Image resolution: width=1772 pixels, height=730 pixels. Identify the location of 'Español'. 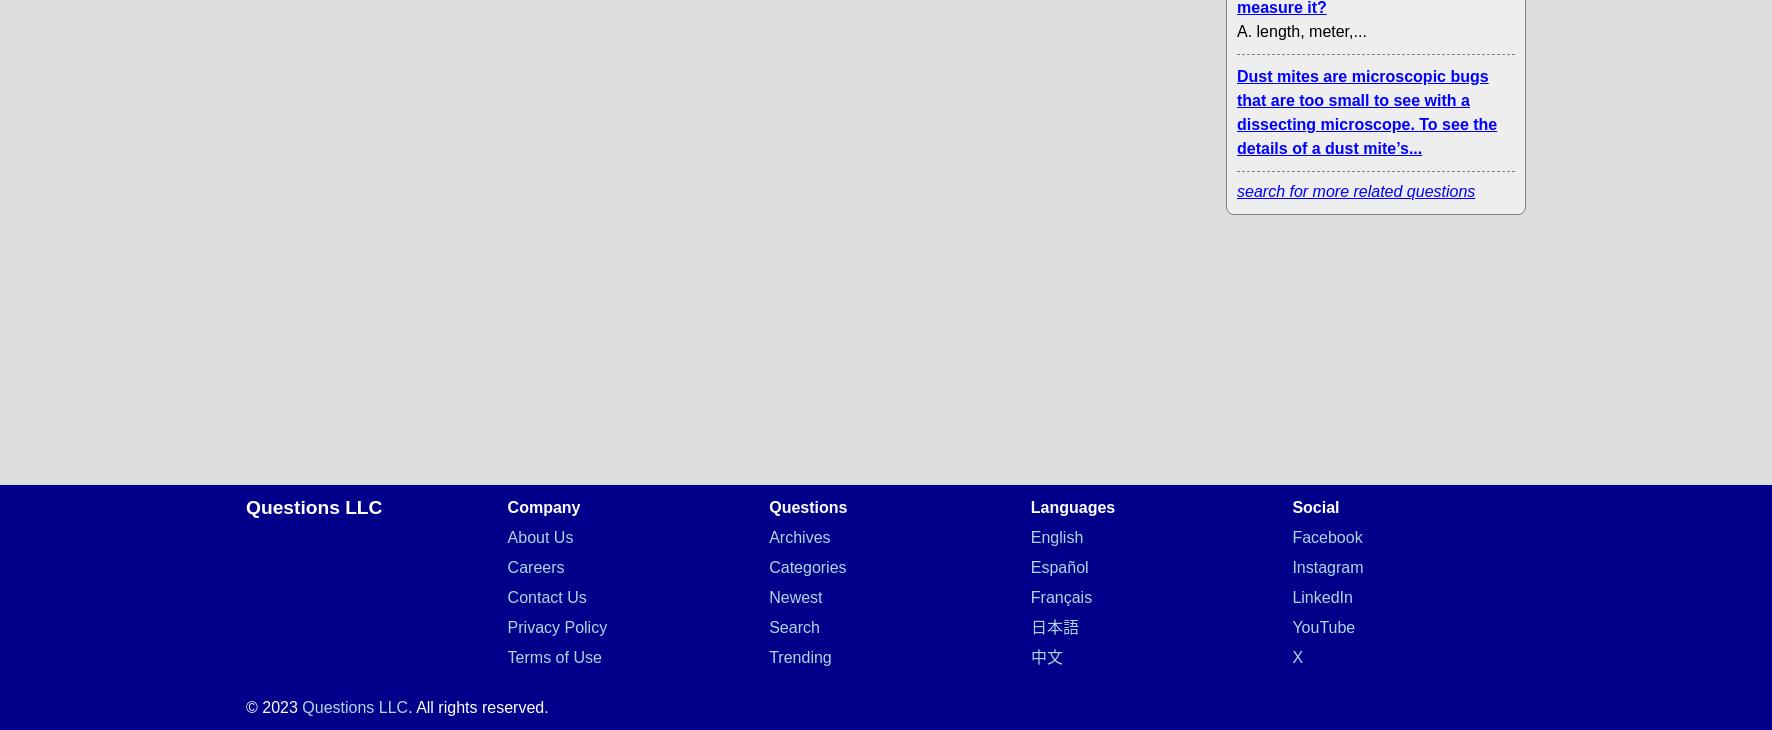
(1058, 567).